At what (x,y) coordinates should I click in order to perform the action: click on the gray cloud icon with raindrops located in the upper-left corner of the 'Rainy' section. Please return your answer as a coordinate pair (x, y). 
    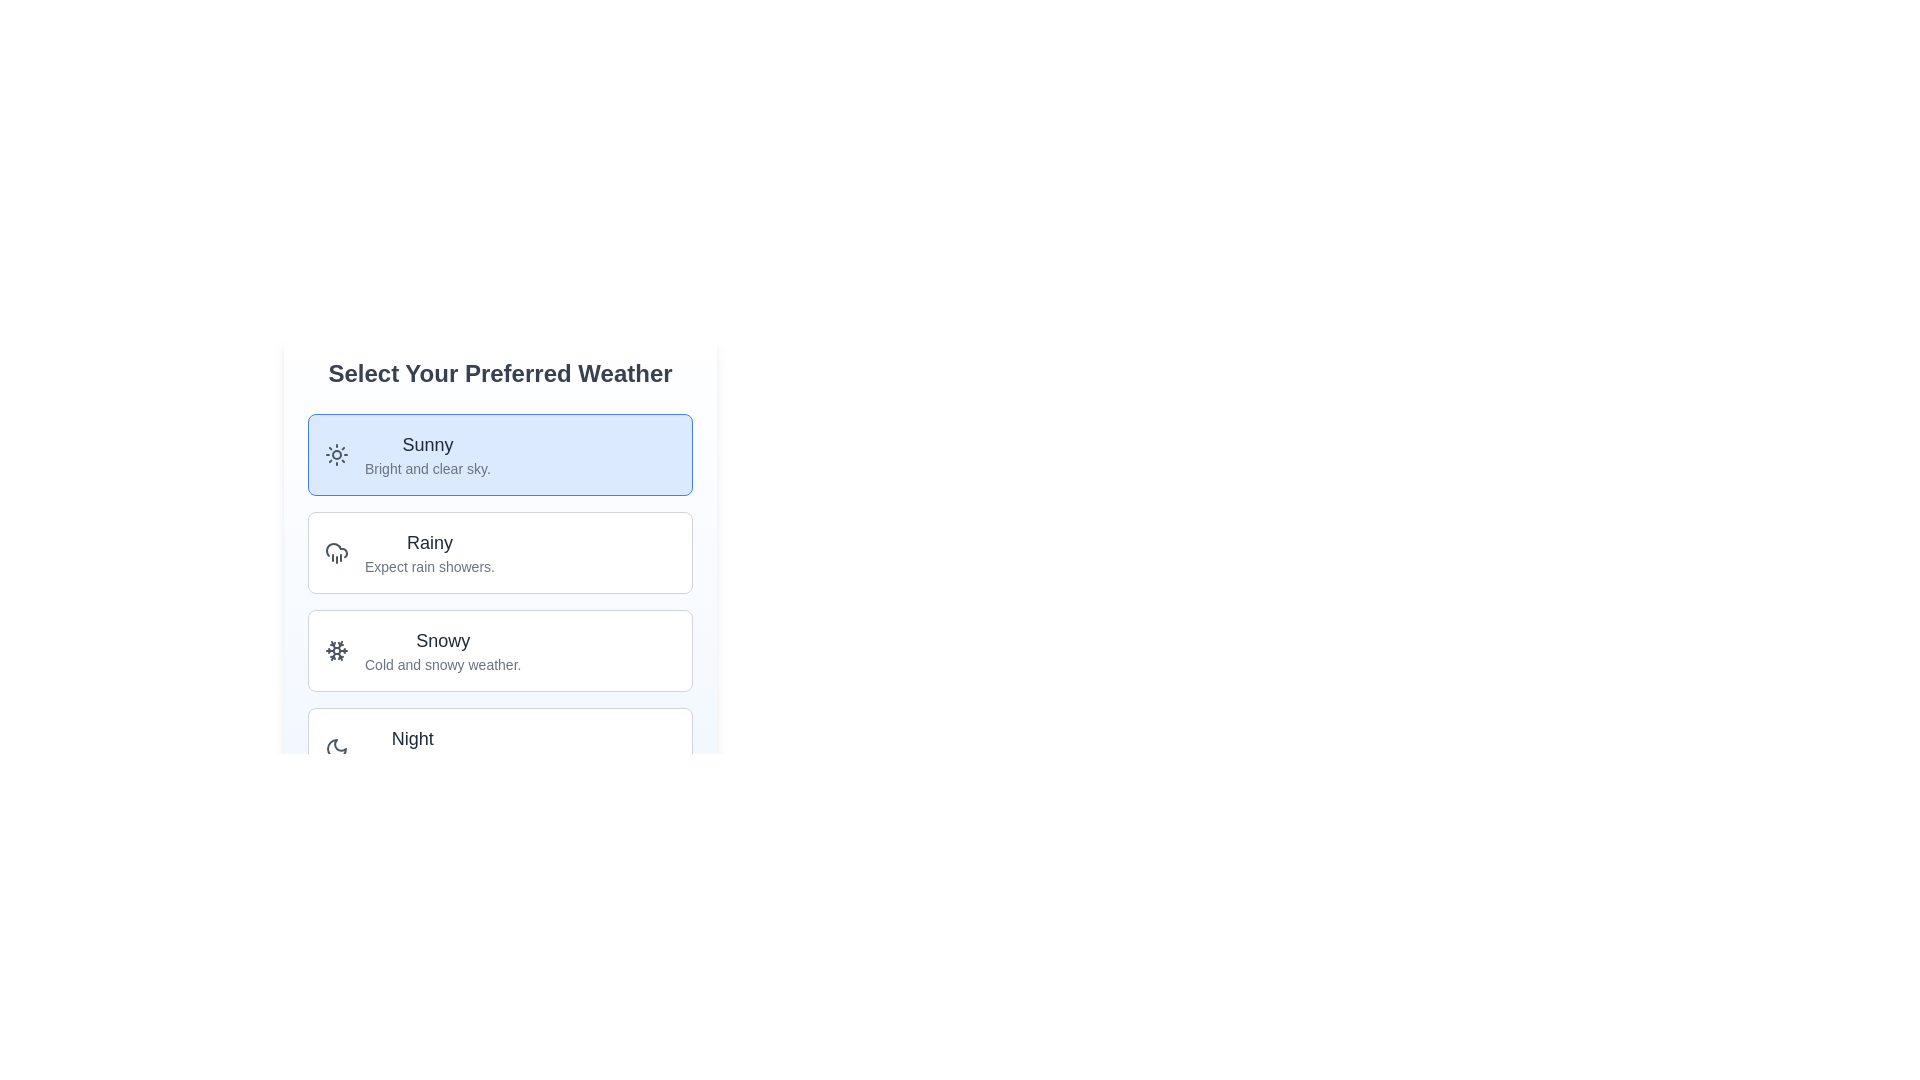
    Looking at the image, I should click on (336, 552).